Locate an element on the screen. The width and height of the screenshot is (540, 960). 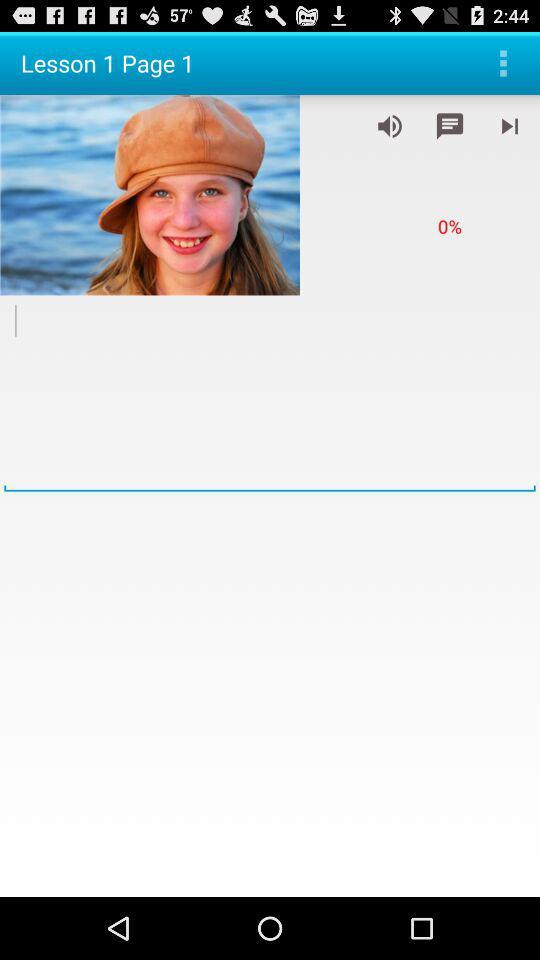
send message is located at coordinates (449, 125).